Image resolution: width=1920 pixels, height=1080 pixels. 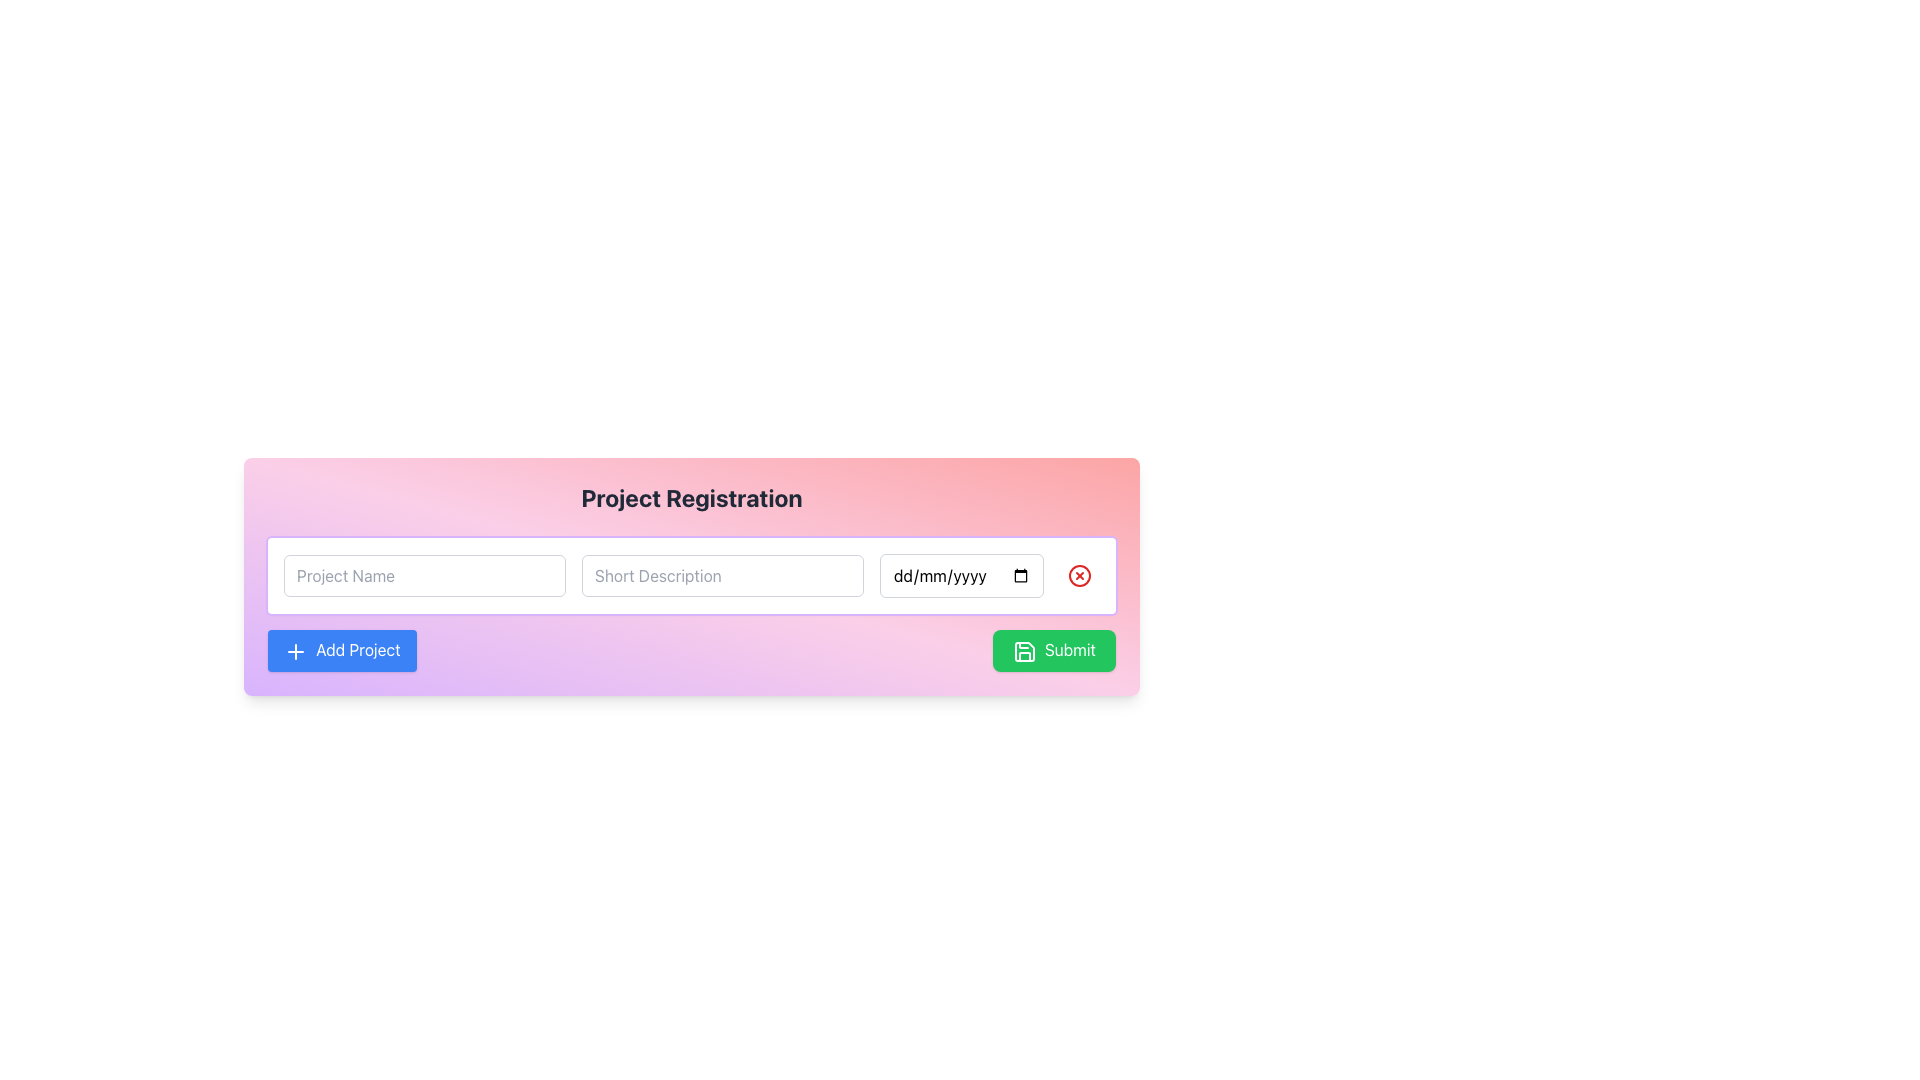 I want to click on the Close Icon Button located in the top right corner of the date input field to clear the date input, so click(x=1079, y=575).